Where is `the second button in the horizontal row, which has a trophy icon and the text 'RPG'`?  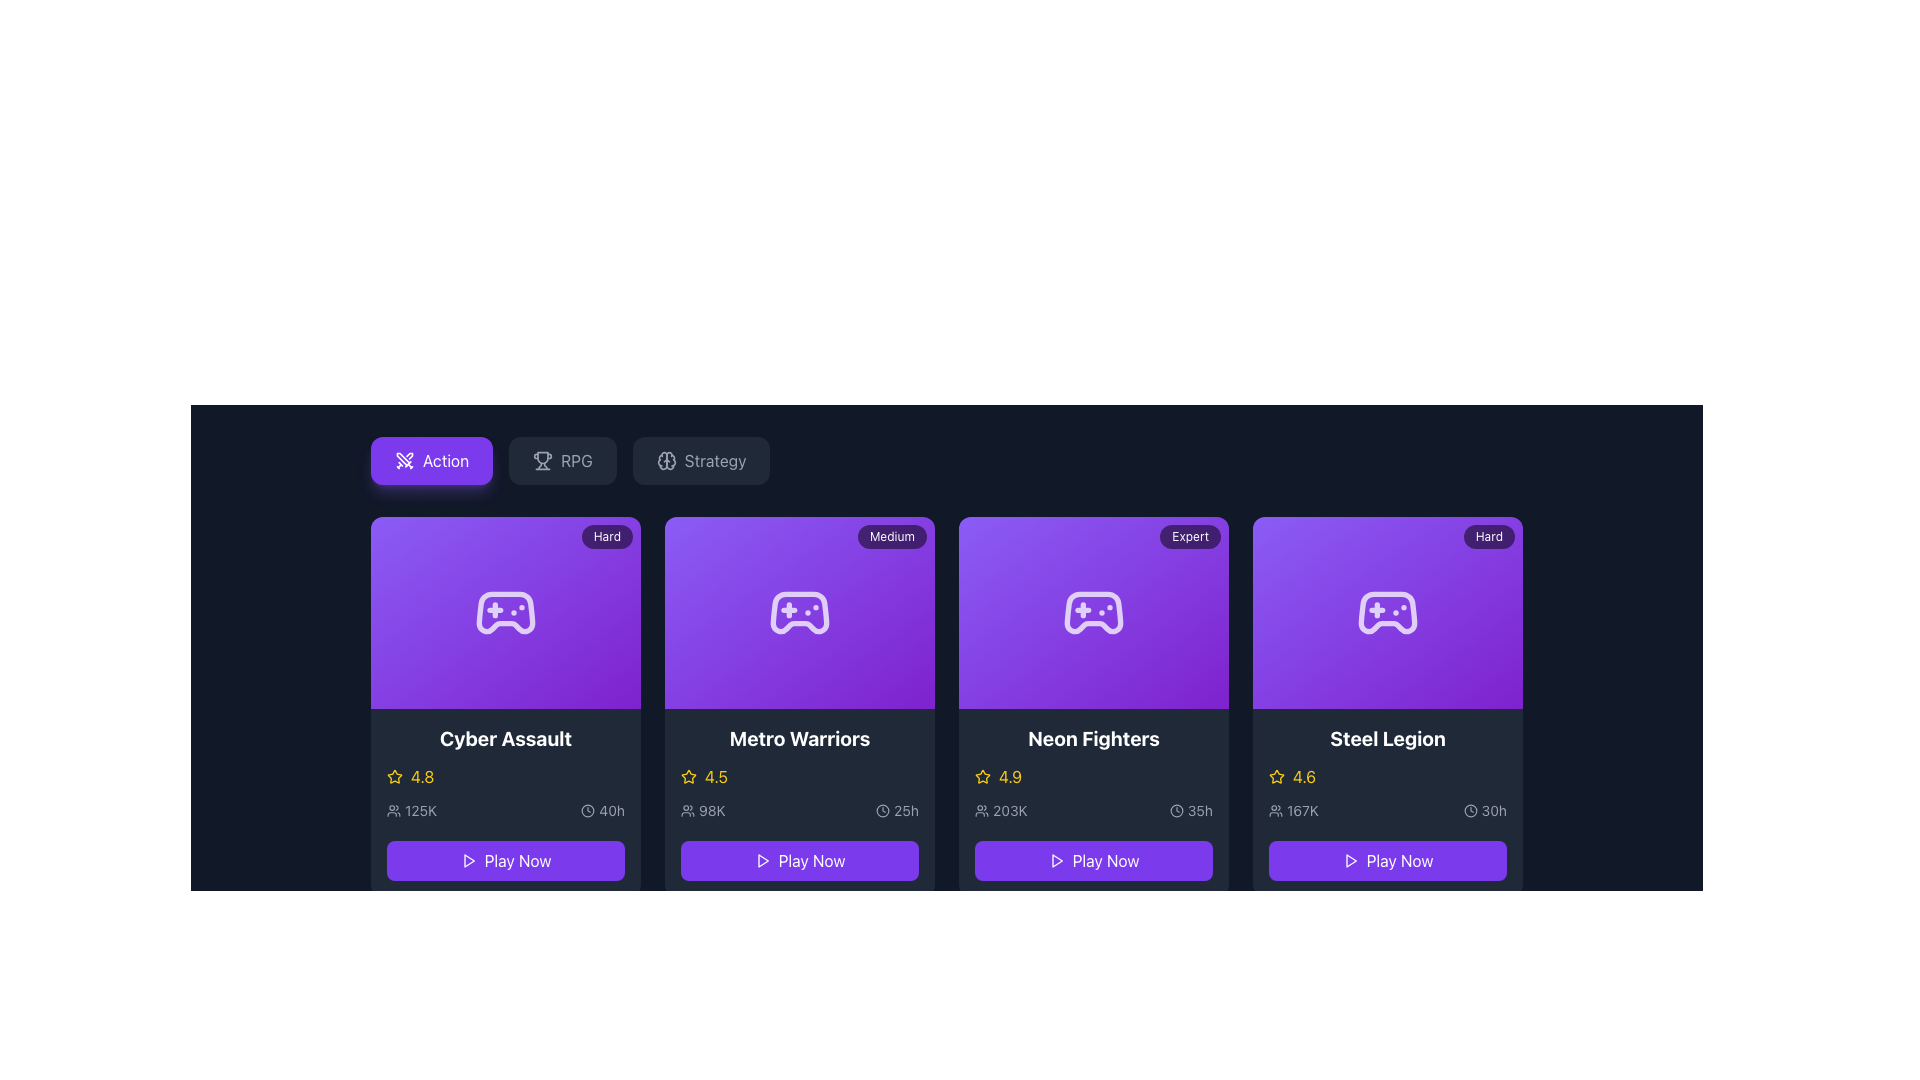 the second button in the horizontal row, which has a trophy icon and the text 'RPG' is located at coordinates (561, 461).